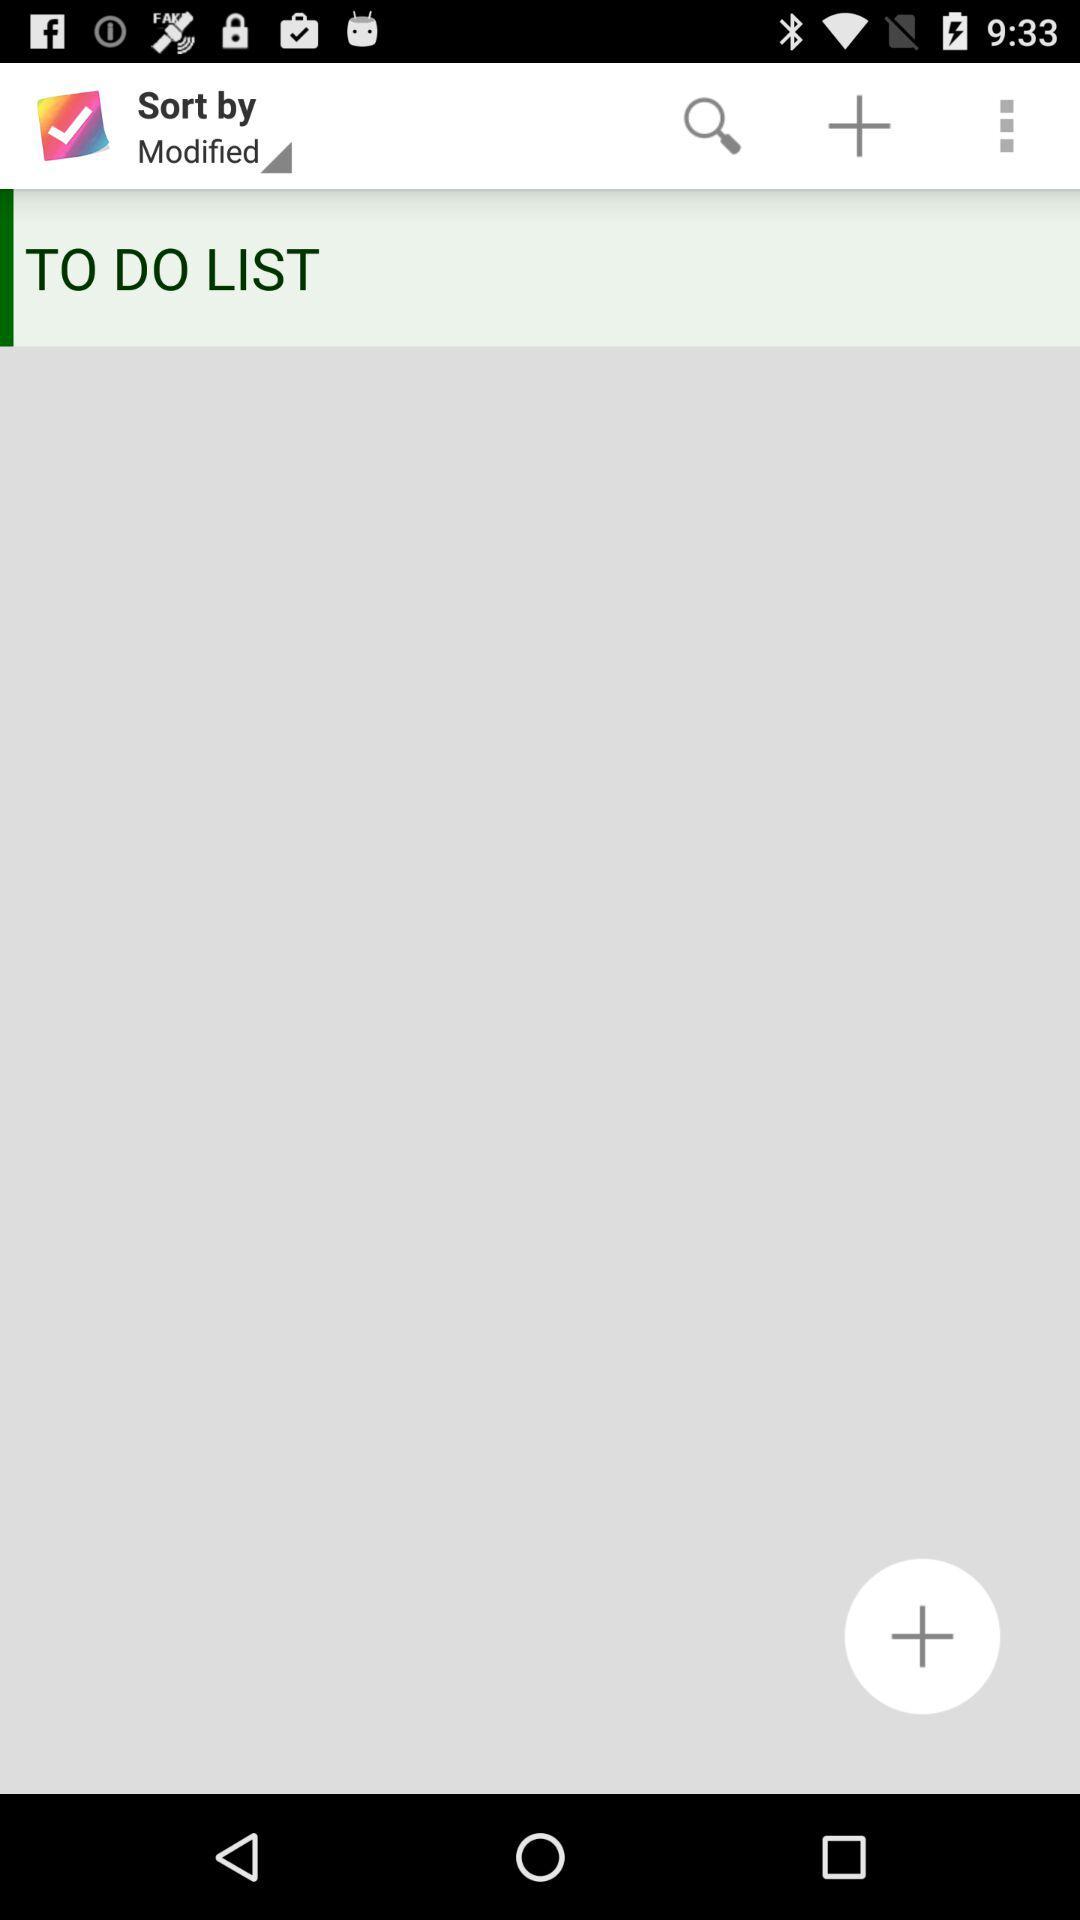 Image resolution: width=1080 pixels, height=1920 pixels. I want to click on item above the to do list item, so click(1006, 124).